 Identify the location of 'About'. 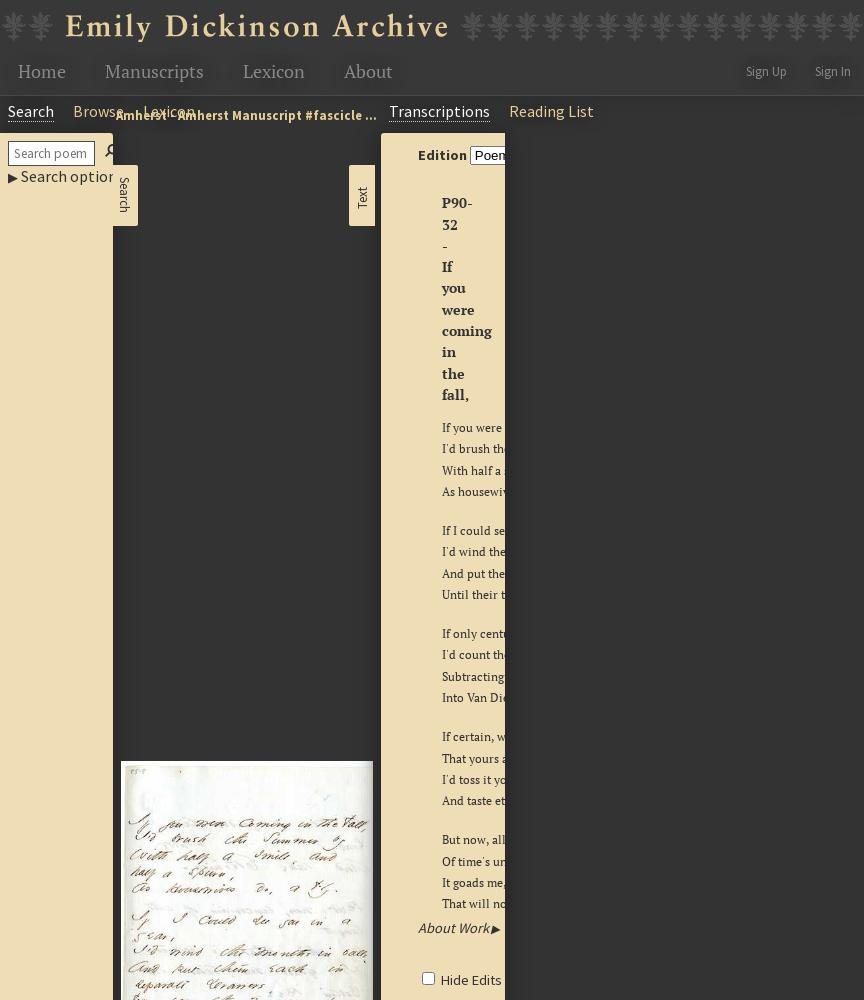
(367, 70).